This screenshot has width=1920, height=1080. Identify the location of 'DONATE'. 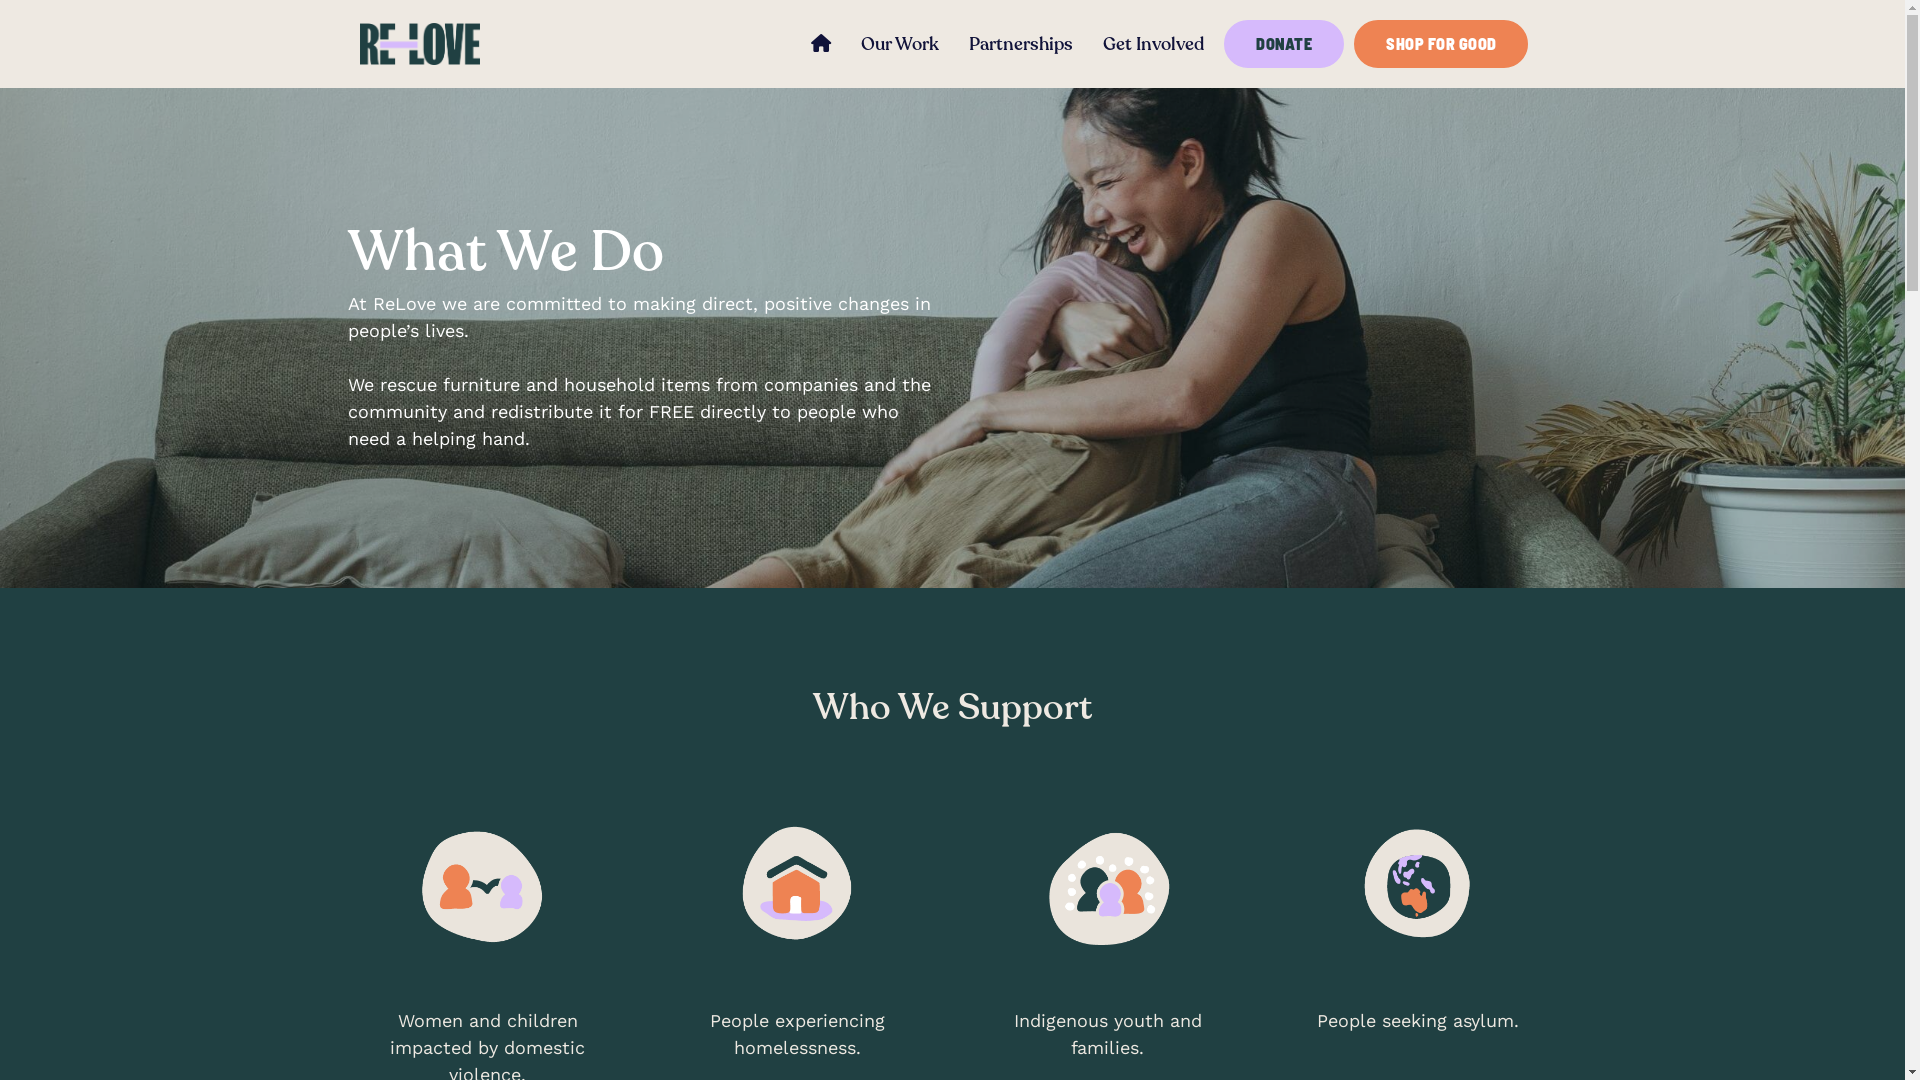
(1283, 43).